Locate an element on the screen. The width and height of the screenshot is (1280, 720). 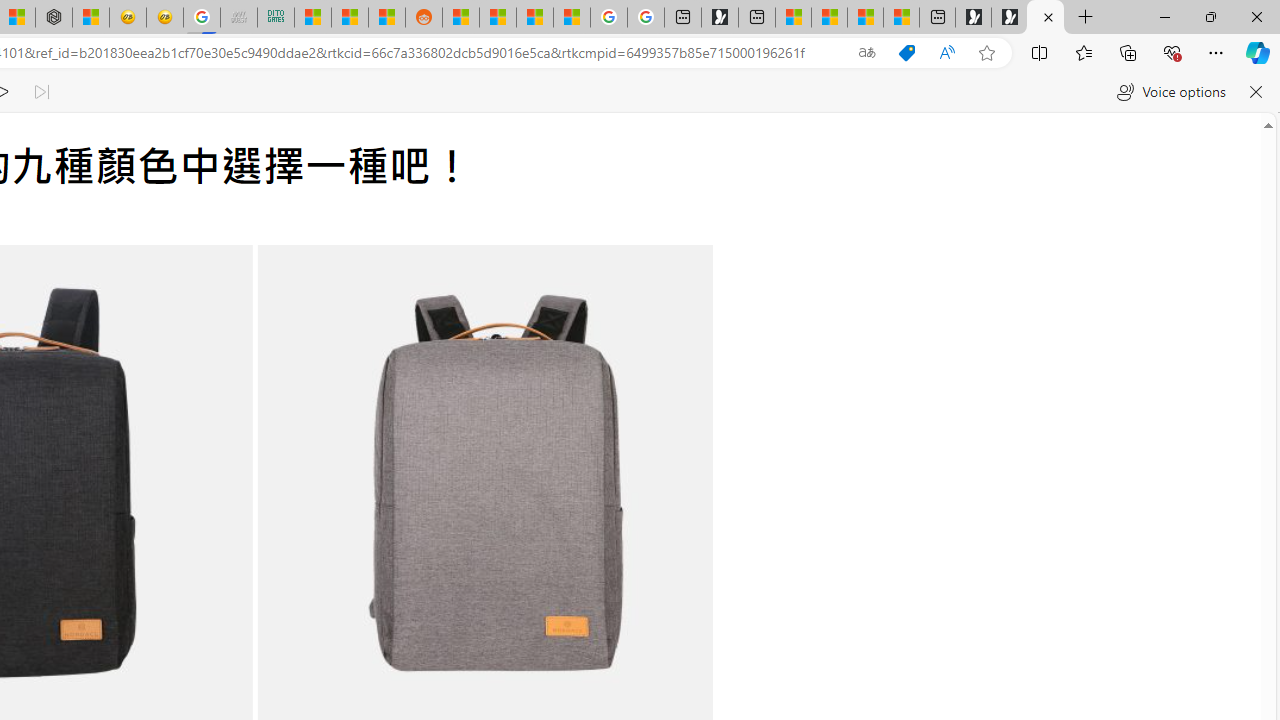
'R******* | Trusted Community Engagement and Contributions' is located at coordinates (459, 17).